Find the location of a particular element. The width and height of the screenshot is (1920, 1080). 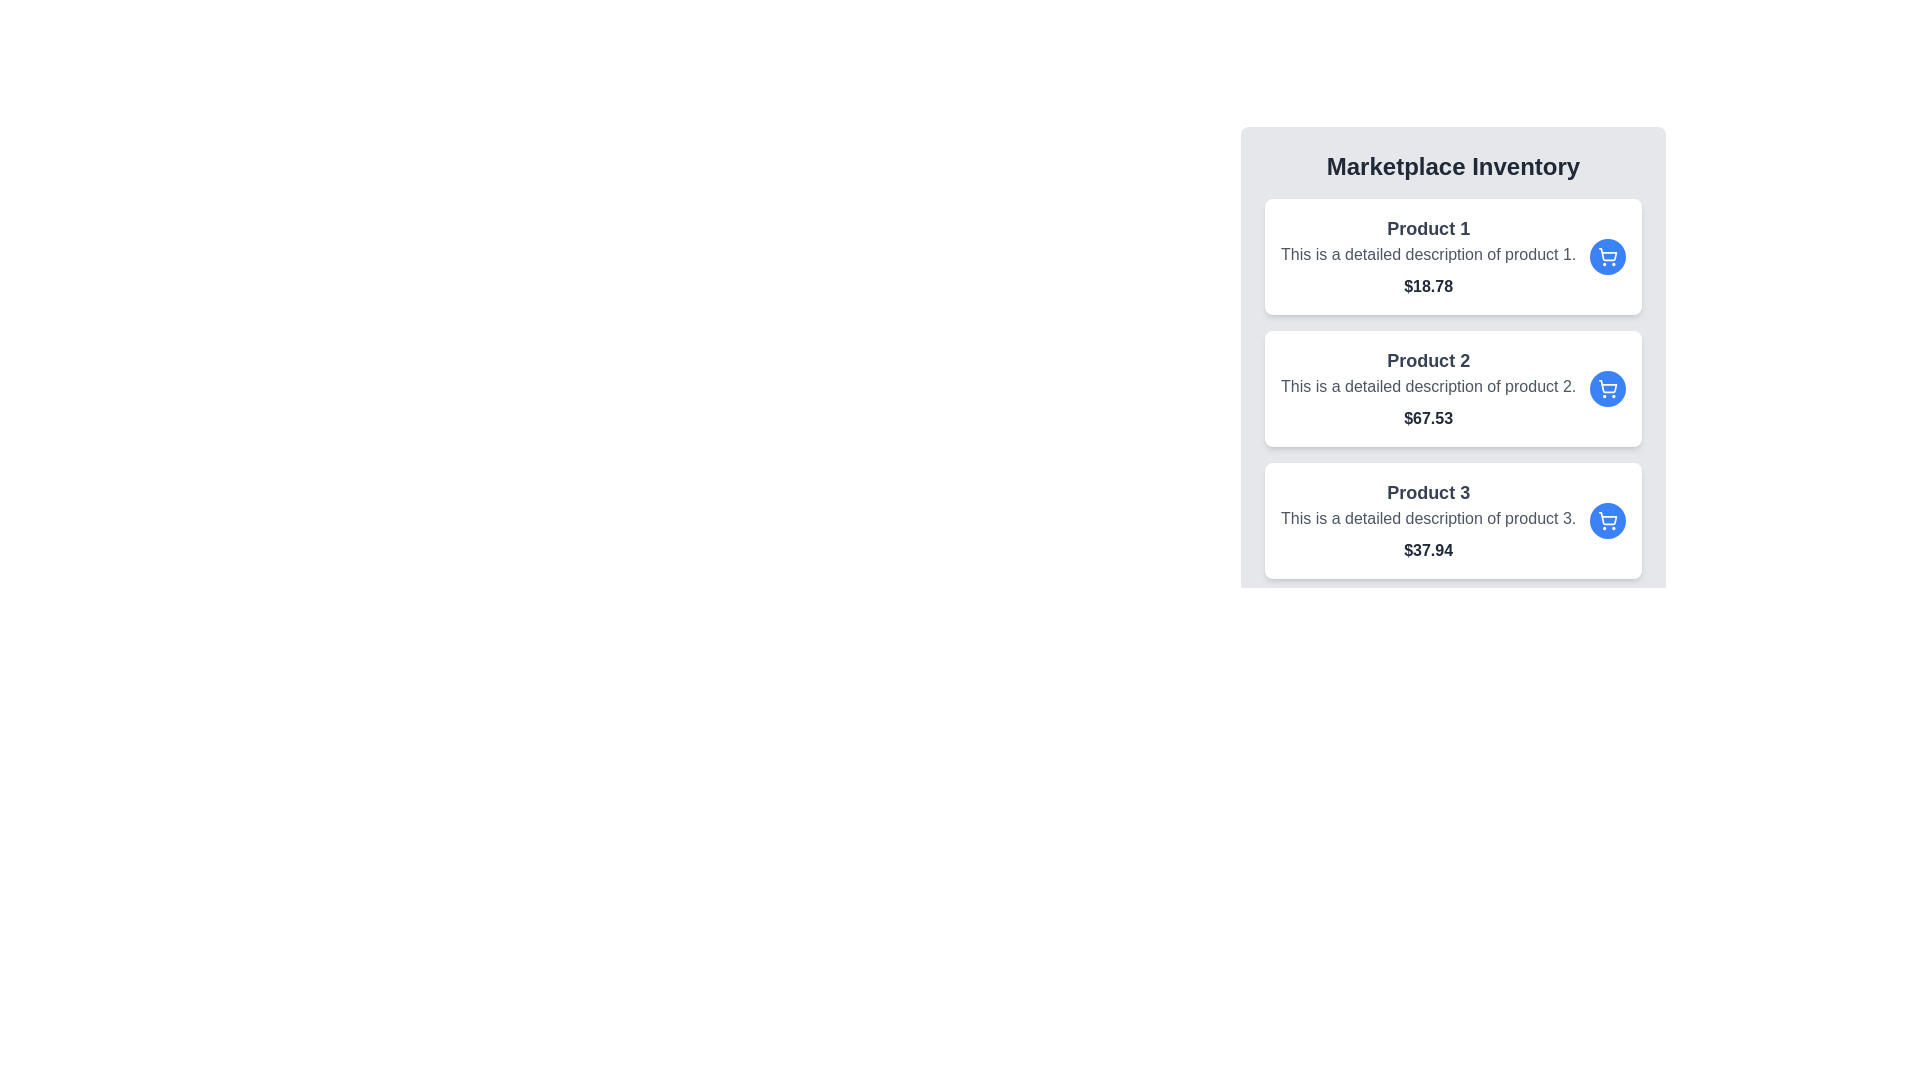

the small shopping cart icon, which is styled with thin lines and enclosed in a blue circular background, located is located at coordinates (1608, 519).